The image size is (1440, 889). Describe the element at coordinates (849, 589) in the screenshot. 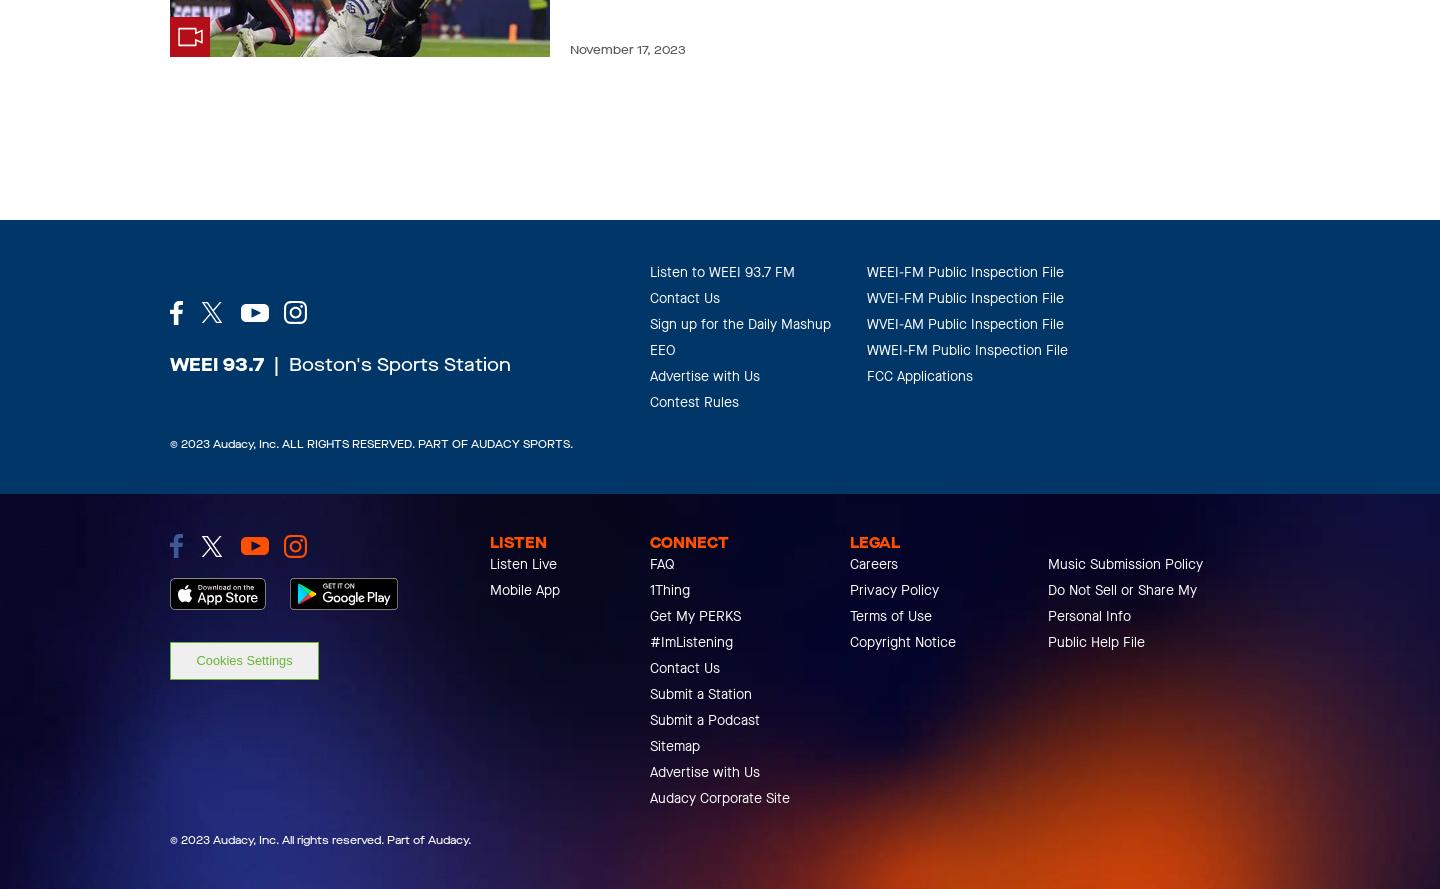

I see `'Privacy Policy'` at that location.